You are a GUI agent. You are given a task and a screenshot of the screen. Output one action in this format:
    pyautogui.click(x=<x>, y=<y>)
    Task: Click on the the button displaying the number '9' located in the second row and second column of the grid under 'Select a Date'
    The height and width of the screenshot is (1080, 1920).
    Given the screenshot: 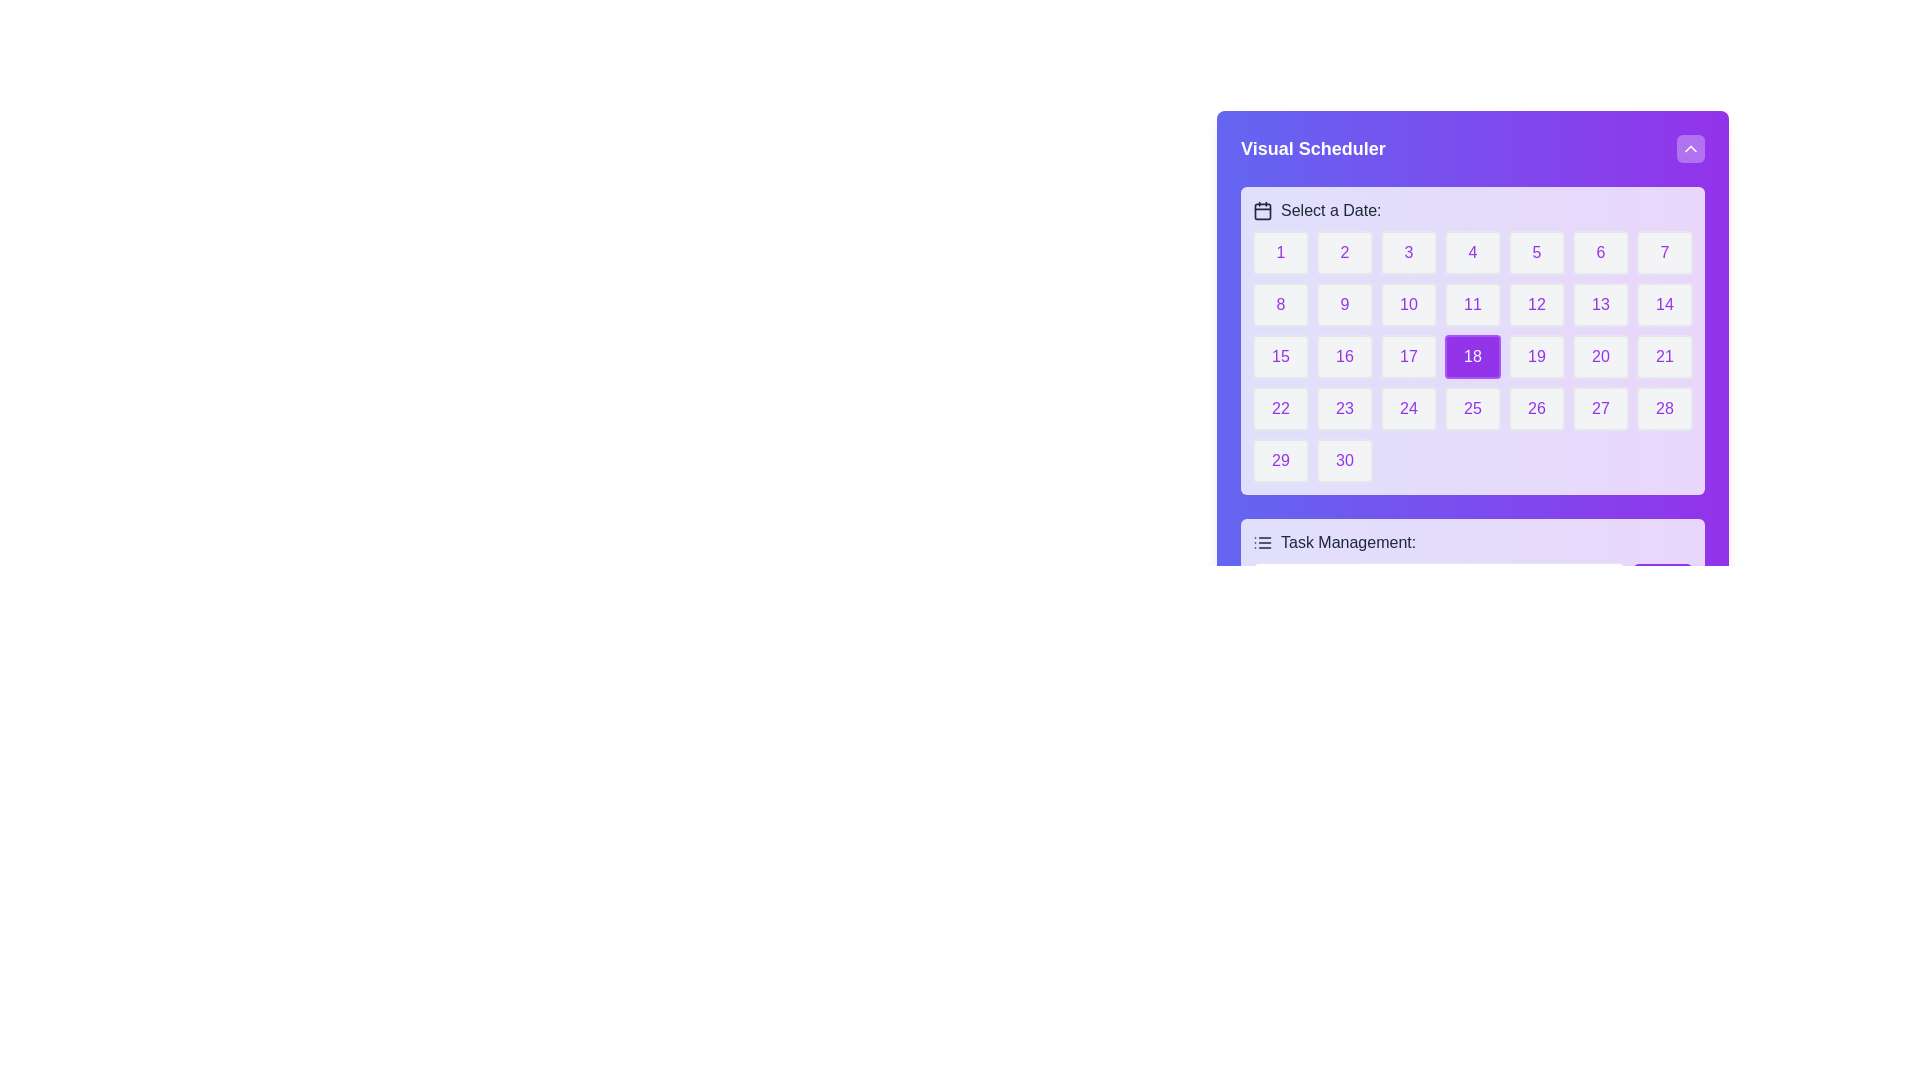 What is the action you would take?
    pyautogui.click(x=1344, y=304)
    